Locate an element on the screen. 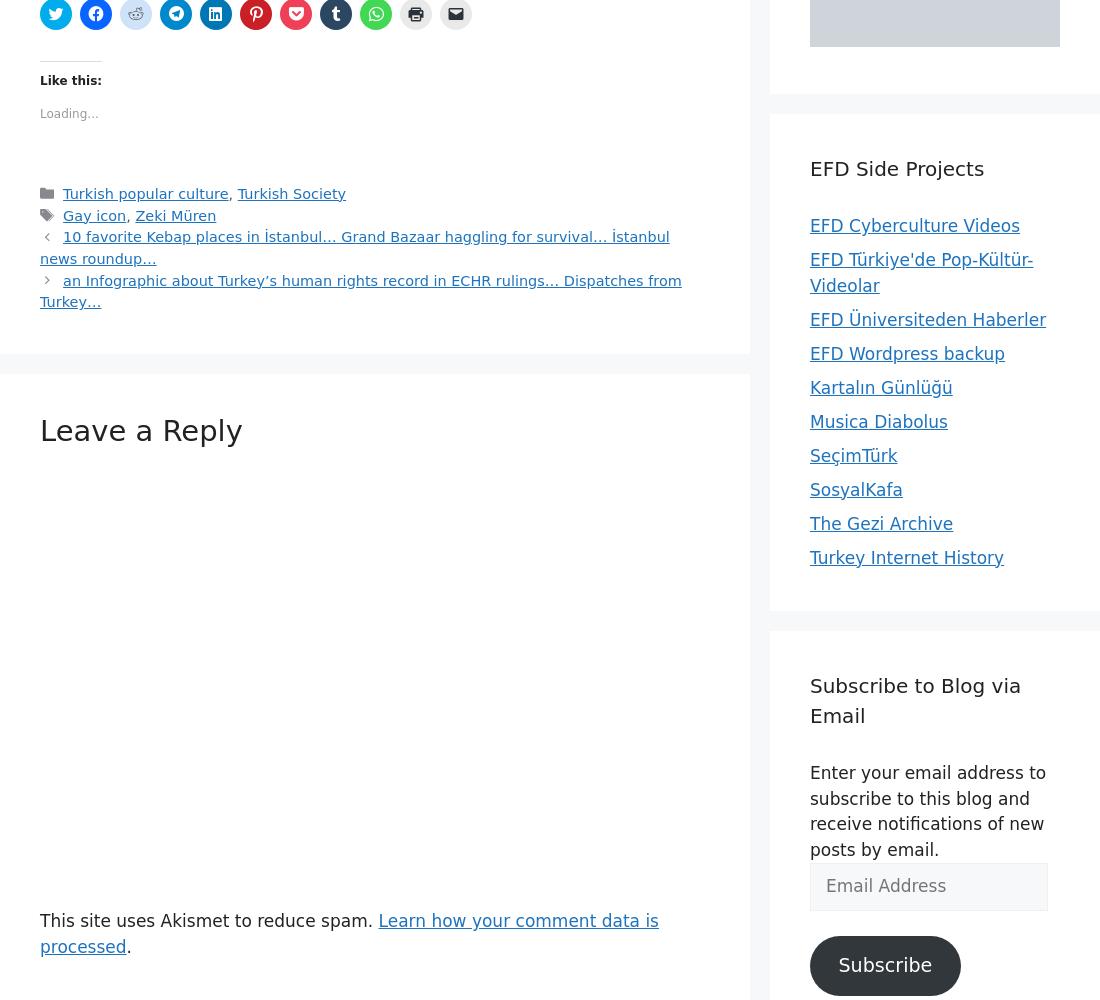  'Musica Diabolus' is located at coordinates (877, 421).